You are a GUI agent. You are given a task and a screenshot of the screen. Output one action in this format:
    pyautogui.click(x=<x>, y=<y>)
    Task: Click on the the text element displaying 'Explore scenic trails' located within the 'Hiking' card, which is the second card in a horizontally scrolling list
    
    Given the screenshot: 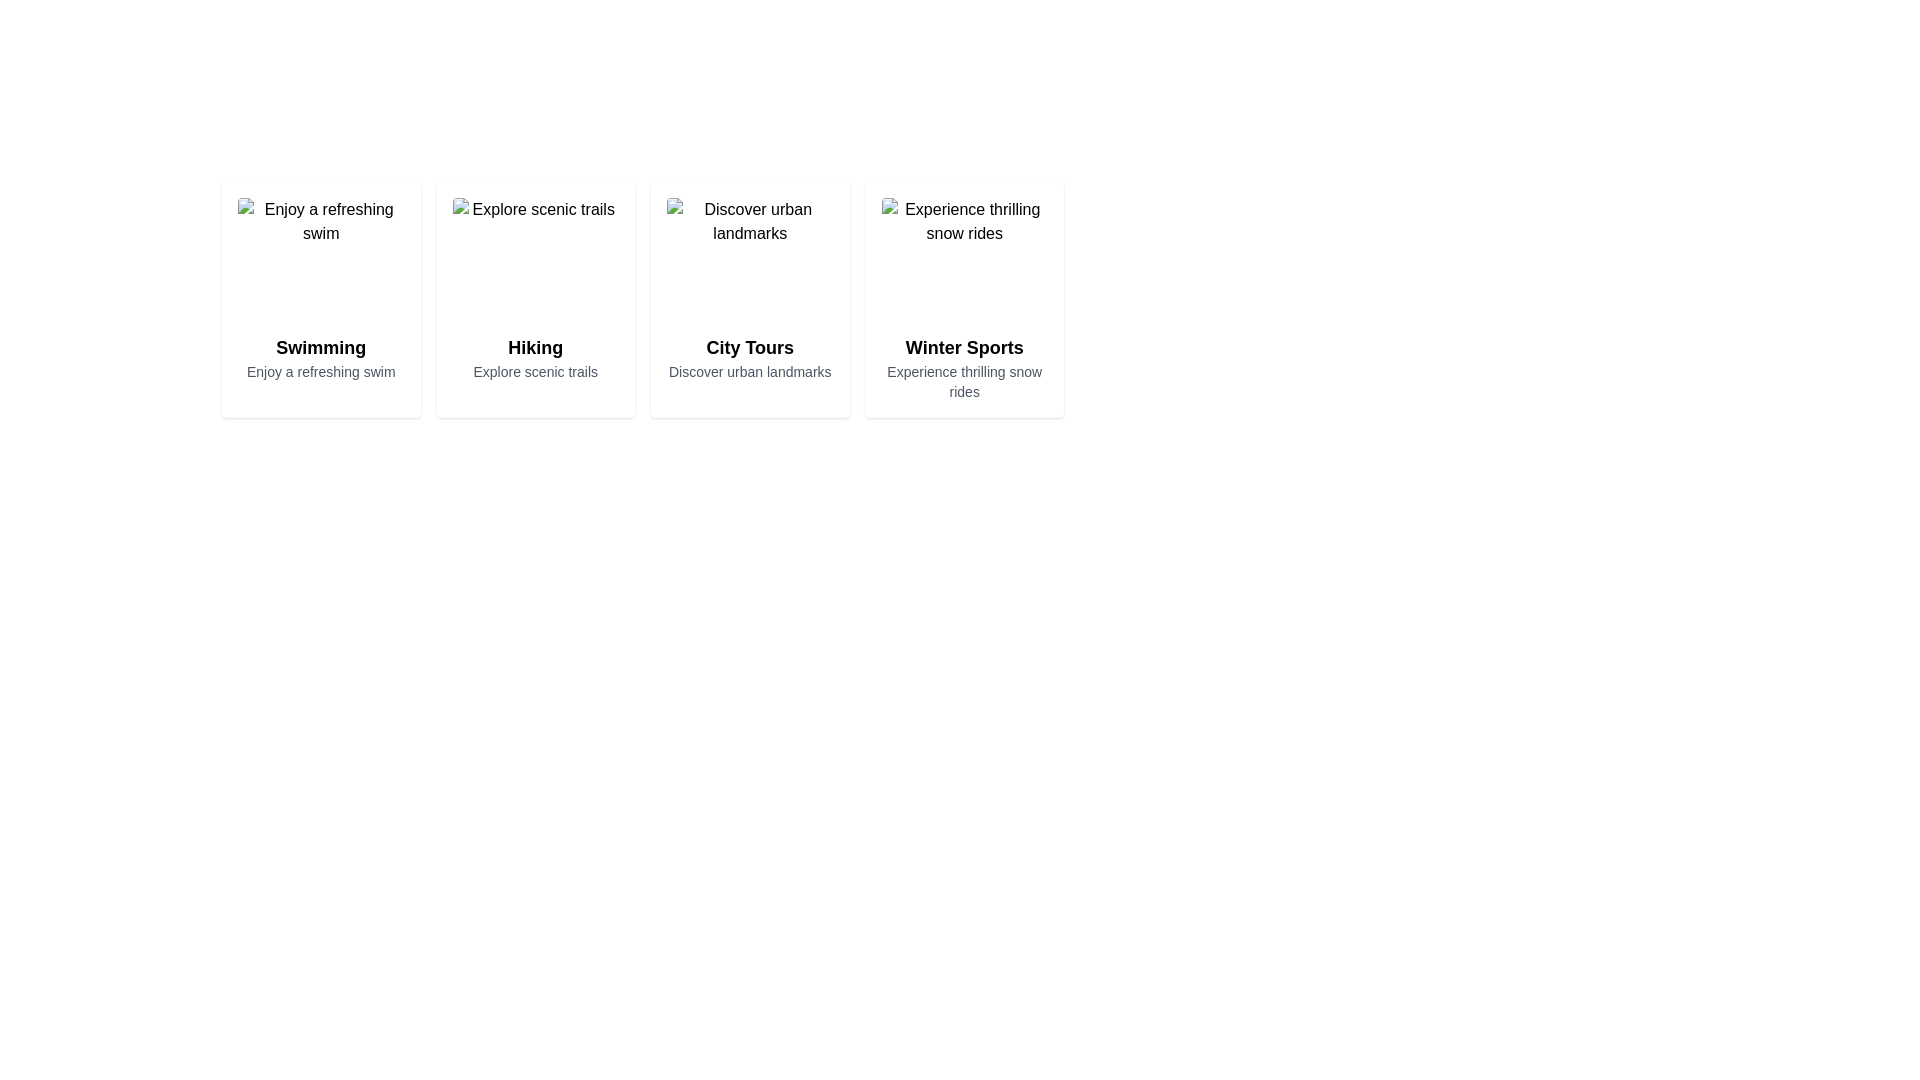 What is the action you would take?
    pyautogui.click(x=535, y=371)
    